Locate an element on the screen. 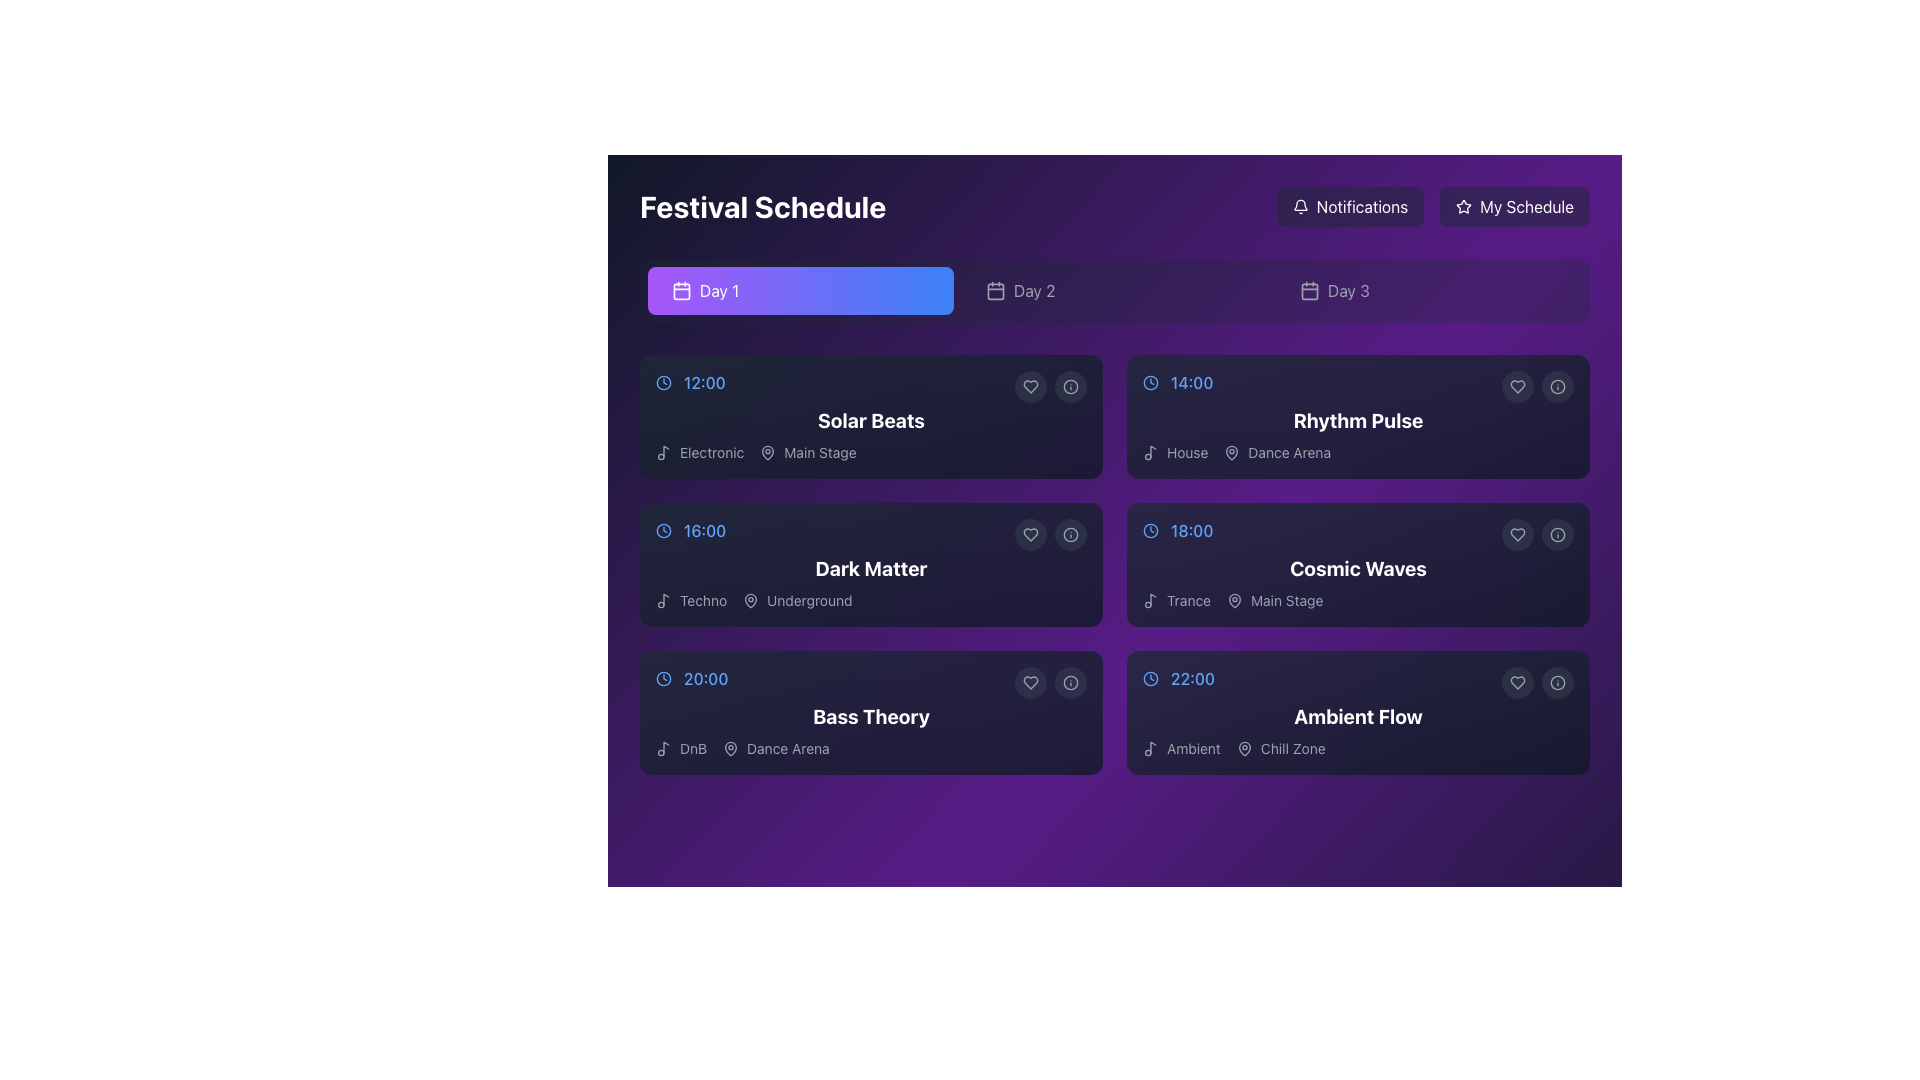 The height and width of the screenshot is (1080, 1920). the 'Ambient Flow' schedule card located in the far right and bottom corner of the two-column grid layout is located at coordinates (1358, 712).